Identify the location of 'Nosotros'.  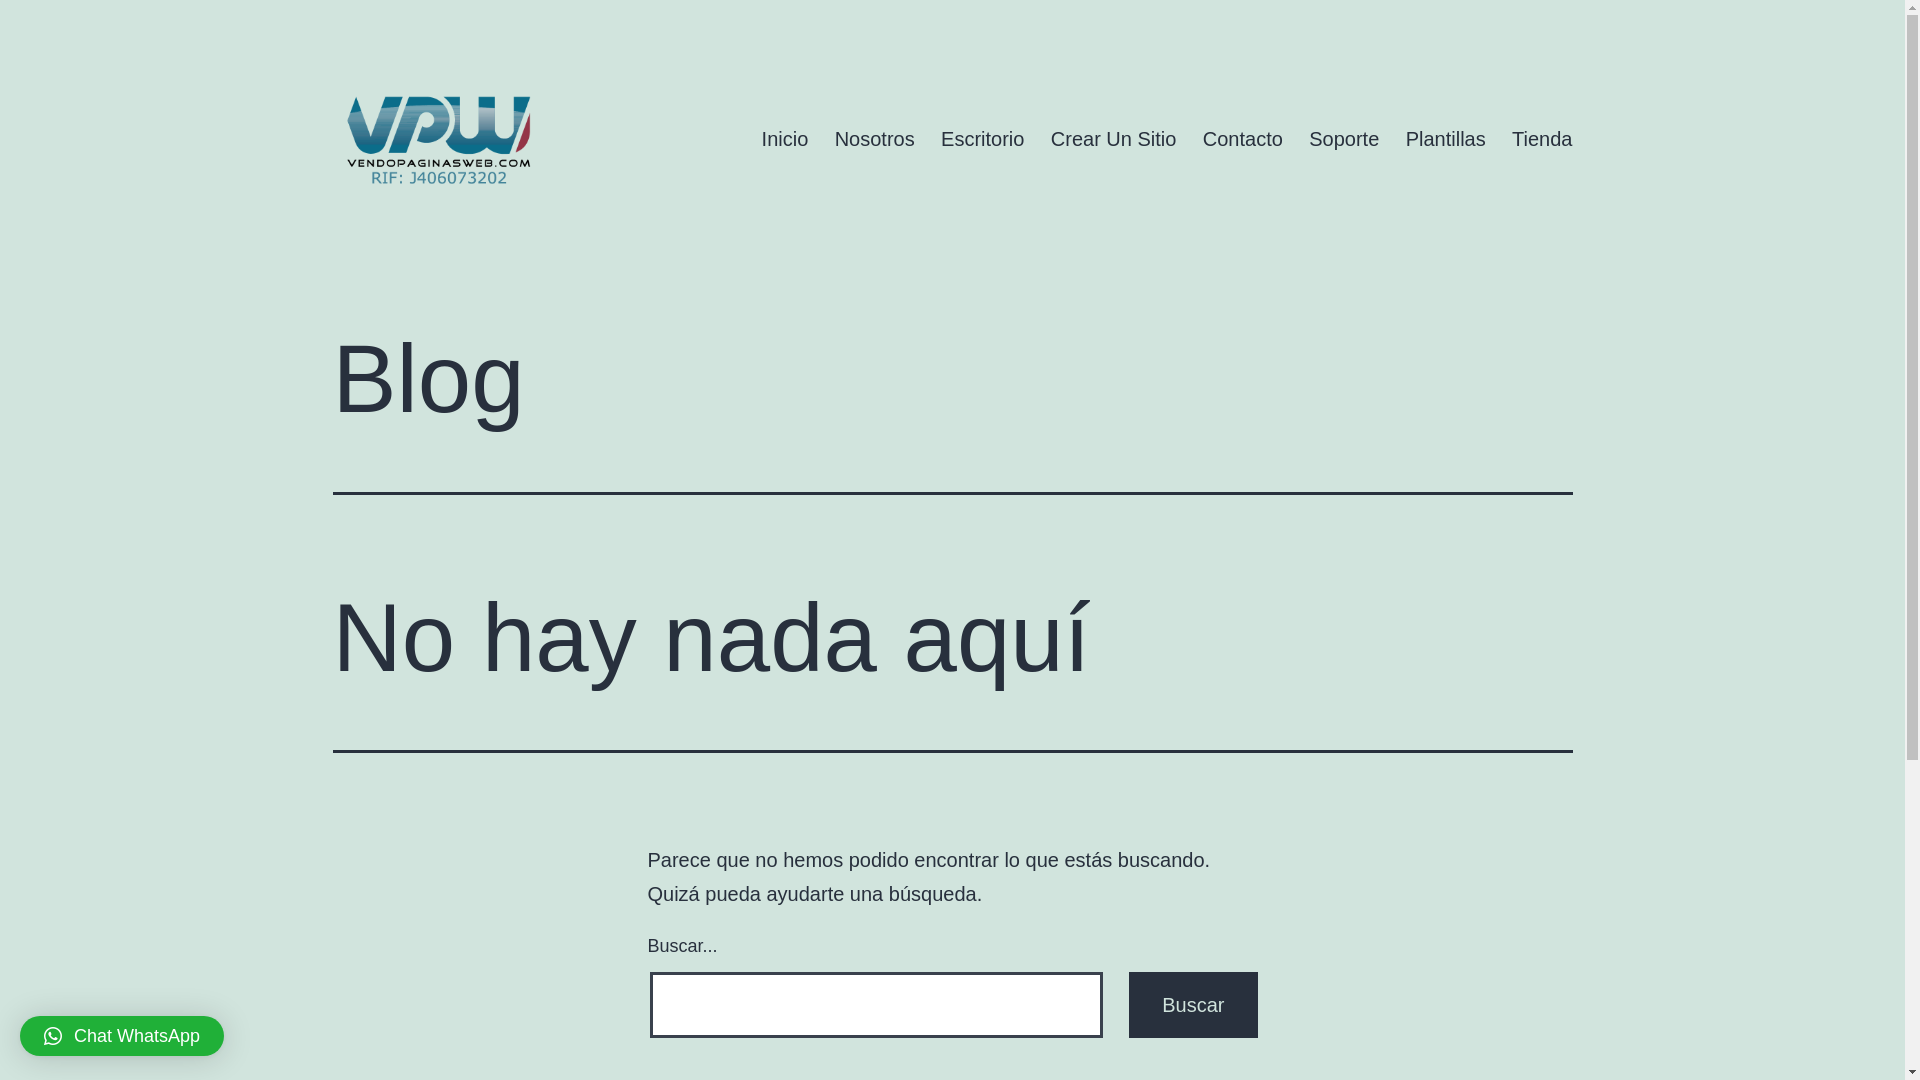
(873, 137).